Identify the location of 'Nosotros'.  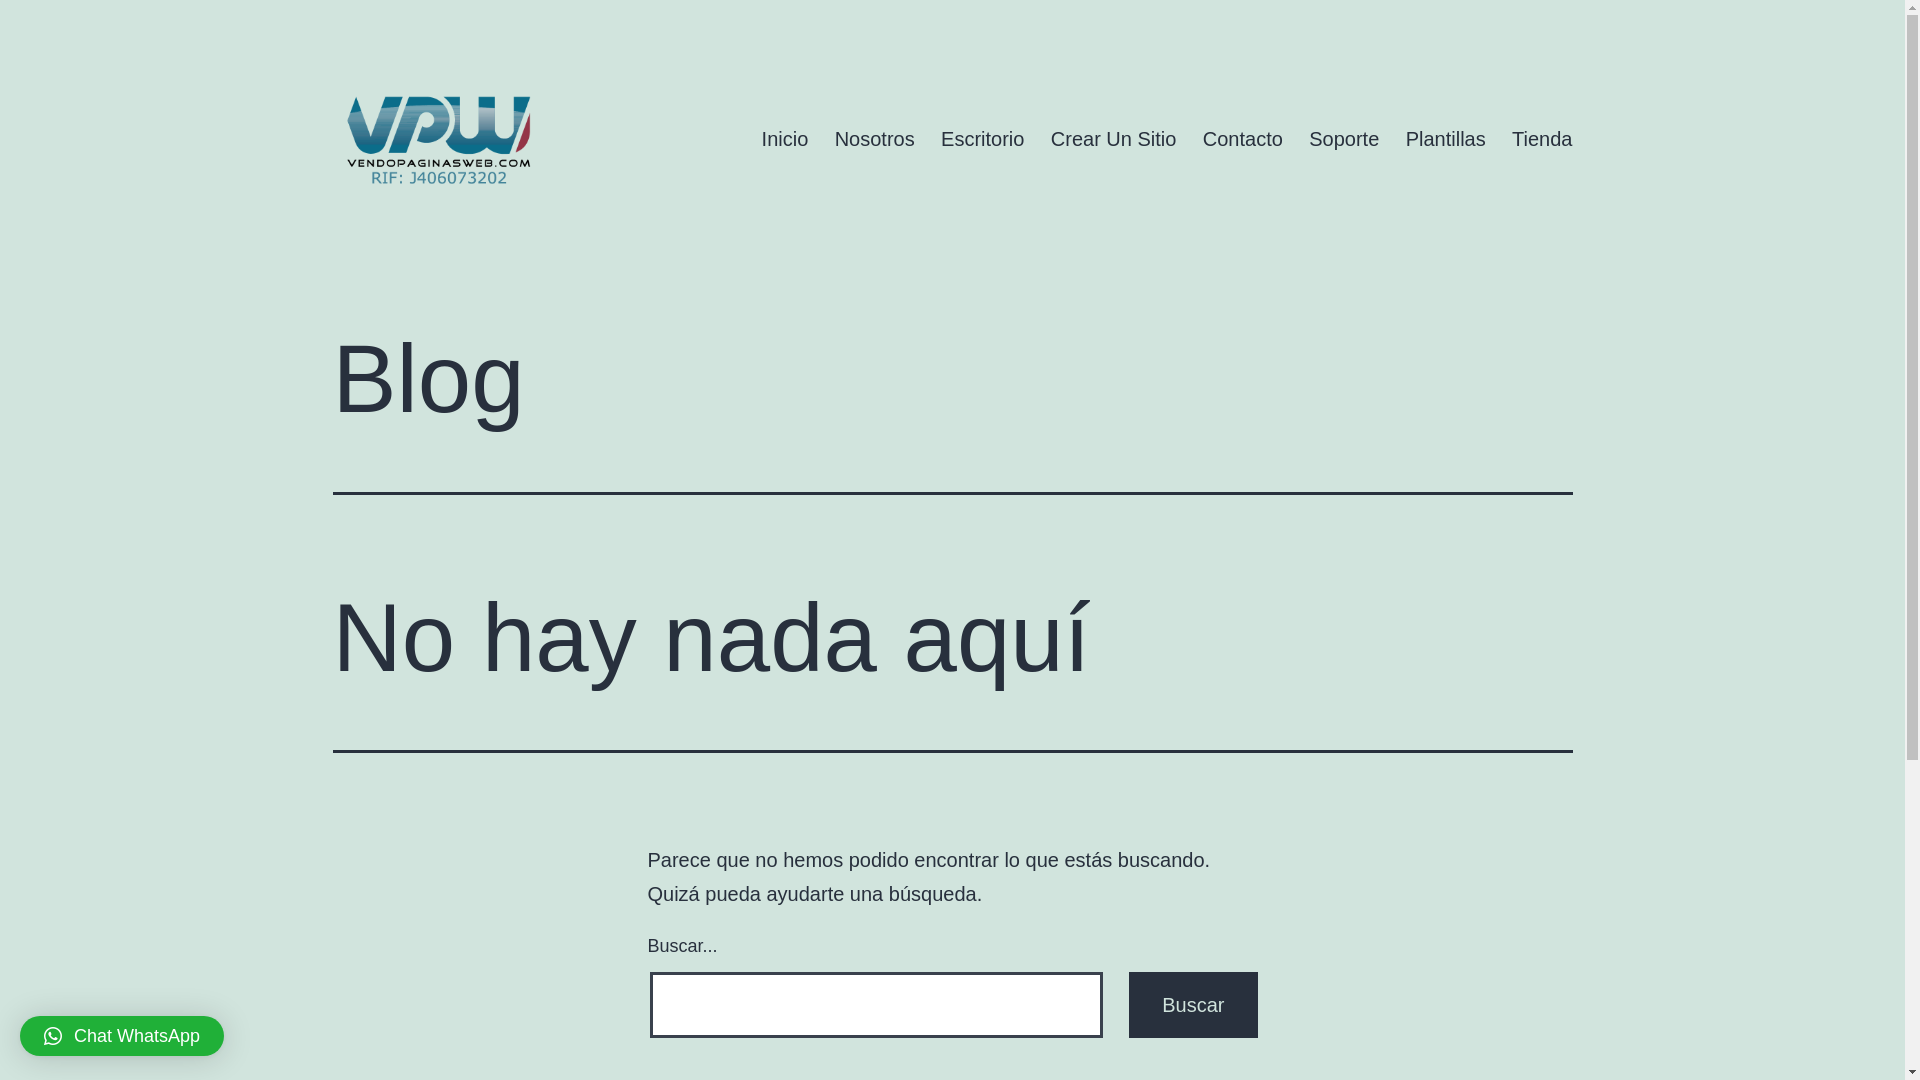
(873, 137).